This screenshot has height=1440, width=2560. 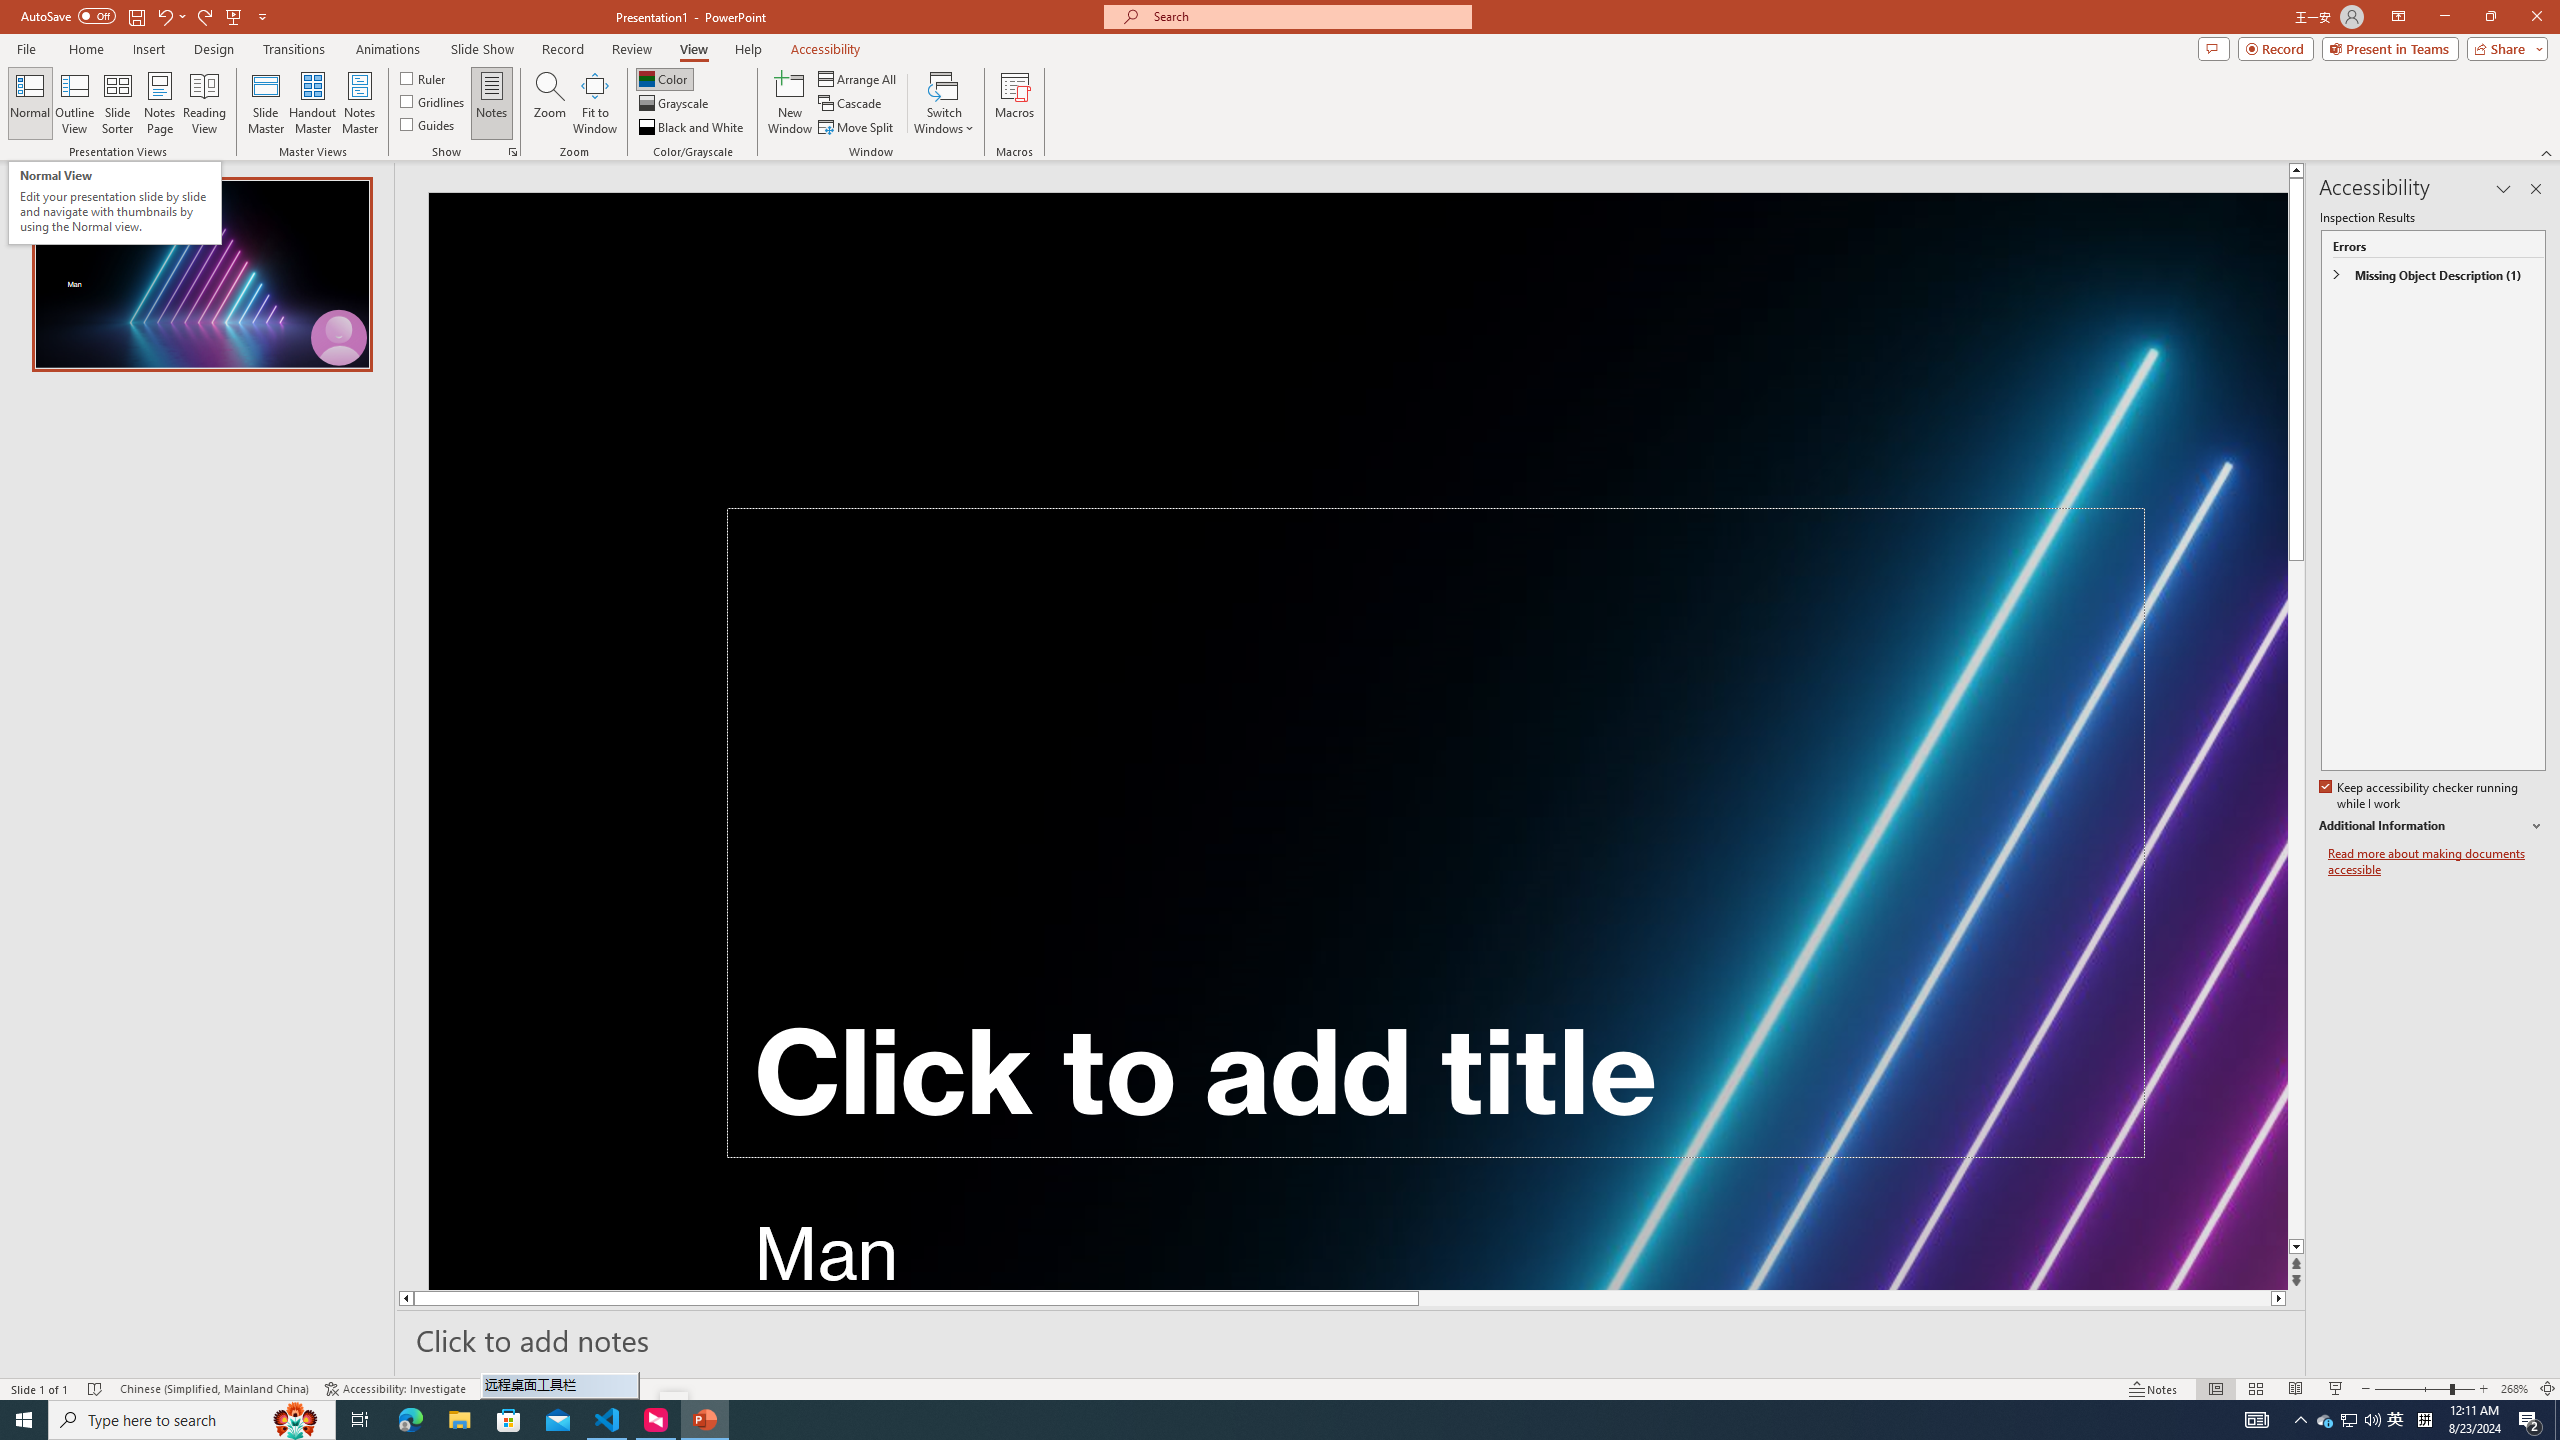 I want to click on 'Guides', so click(x=428, y=122).